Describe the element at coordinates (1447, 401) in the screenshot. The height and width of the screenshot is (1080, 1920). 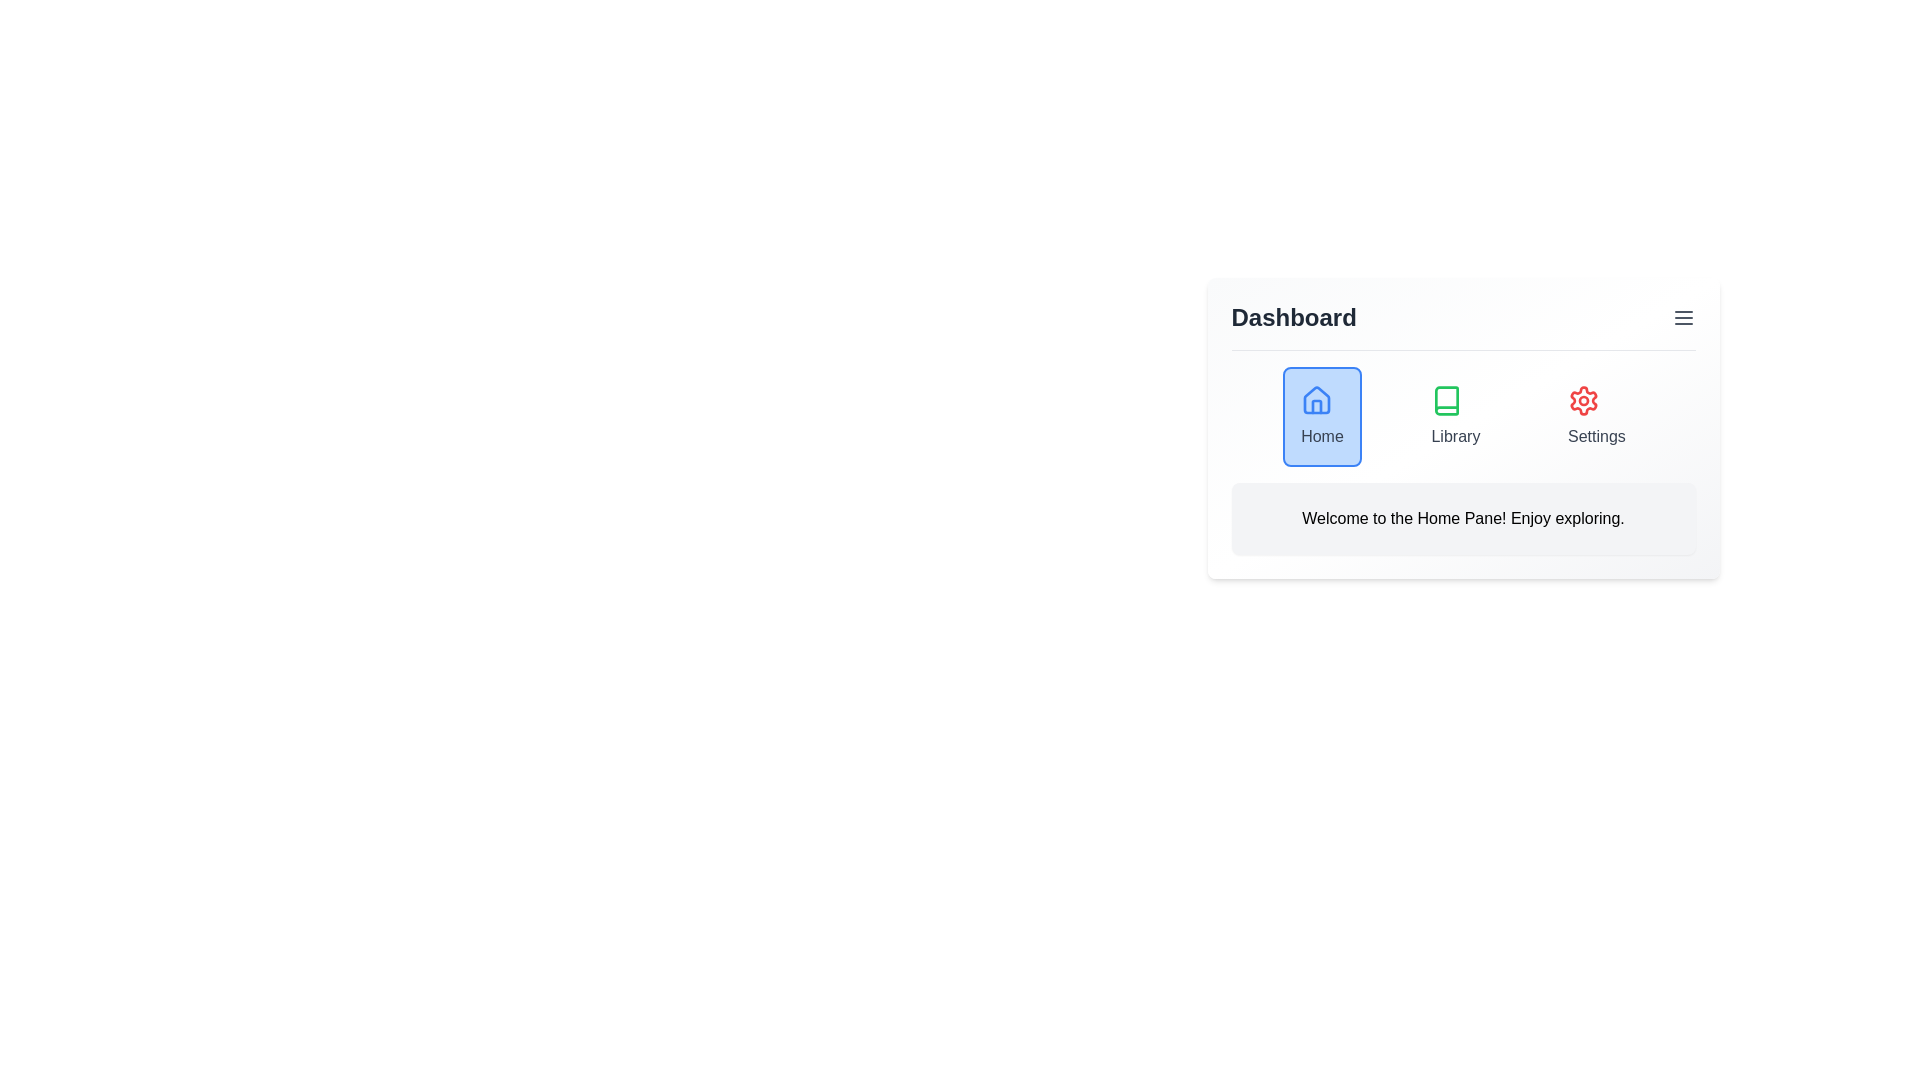
I see `the book icon with green strokes and a white background located in the 'Library' section of the navigation menu` at that location.